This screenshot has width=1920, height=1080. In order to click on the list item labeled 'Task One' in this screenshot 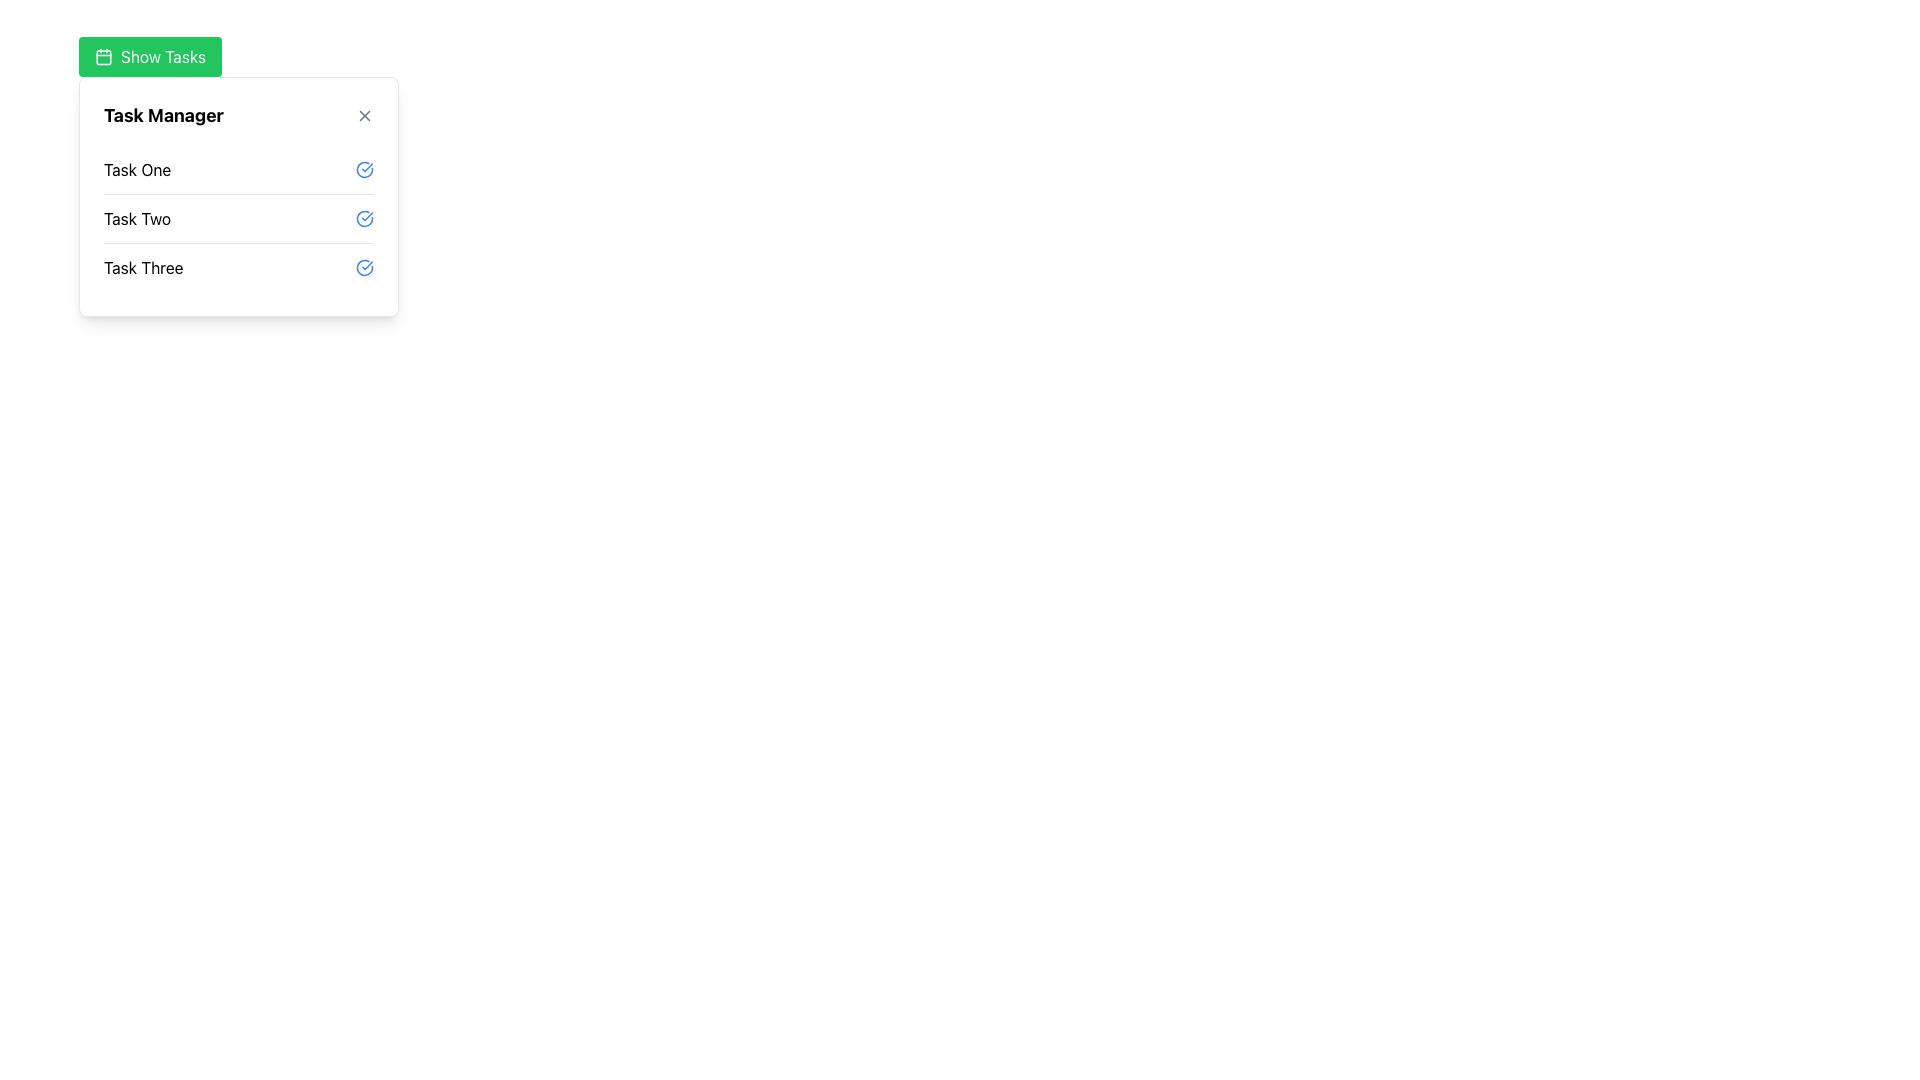, I will do `click(239, 168)`.